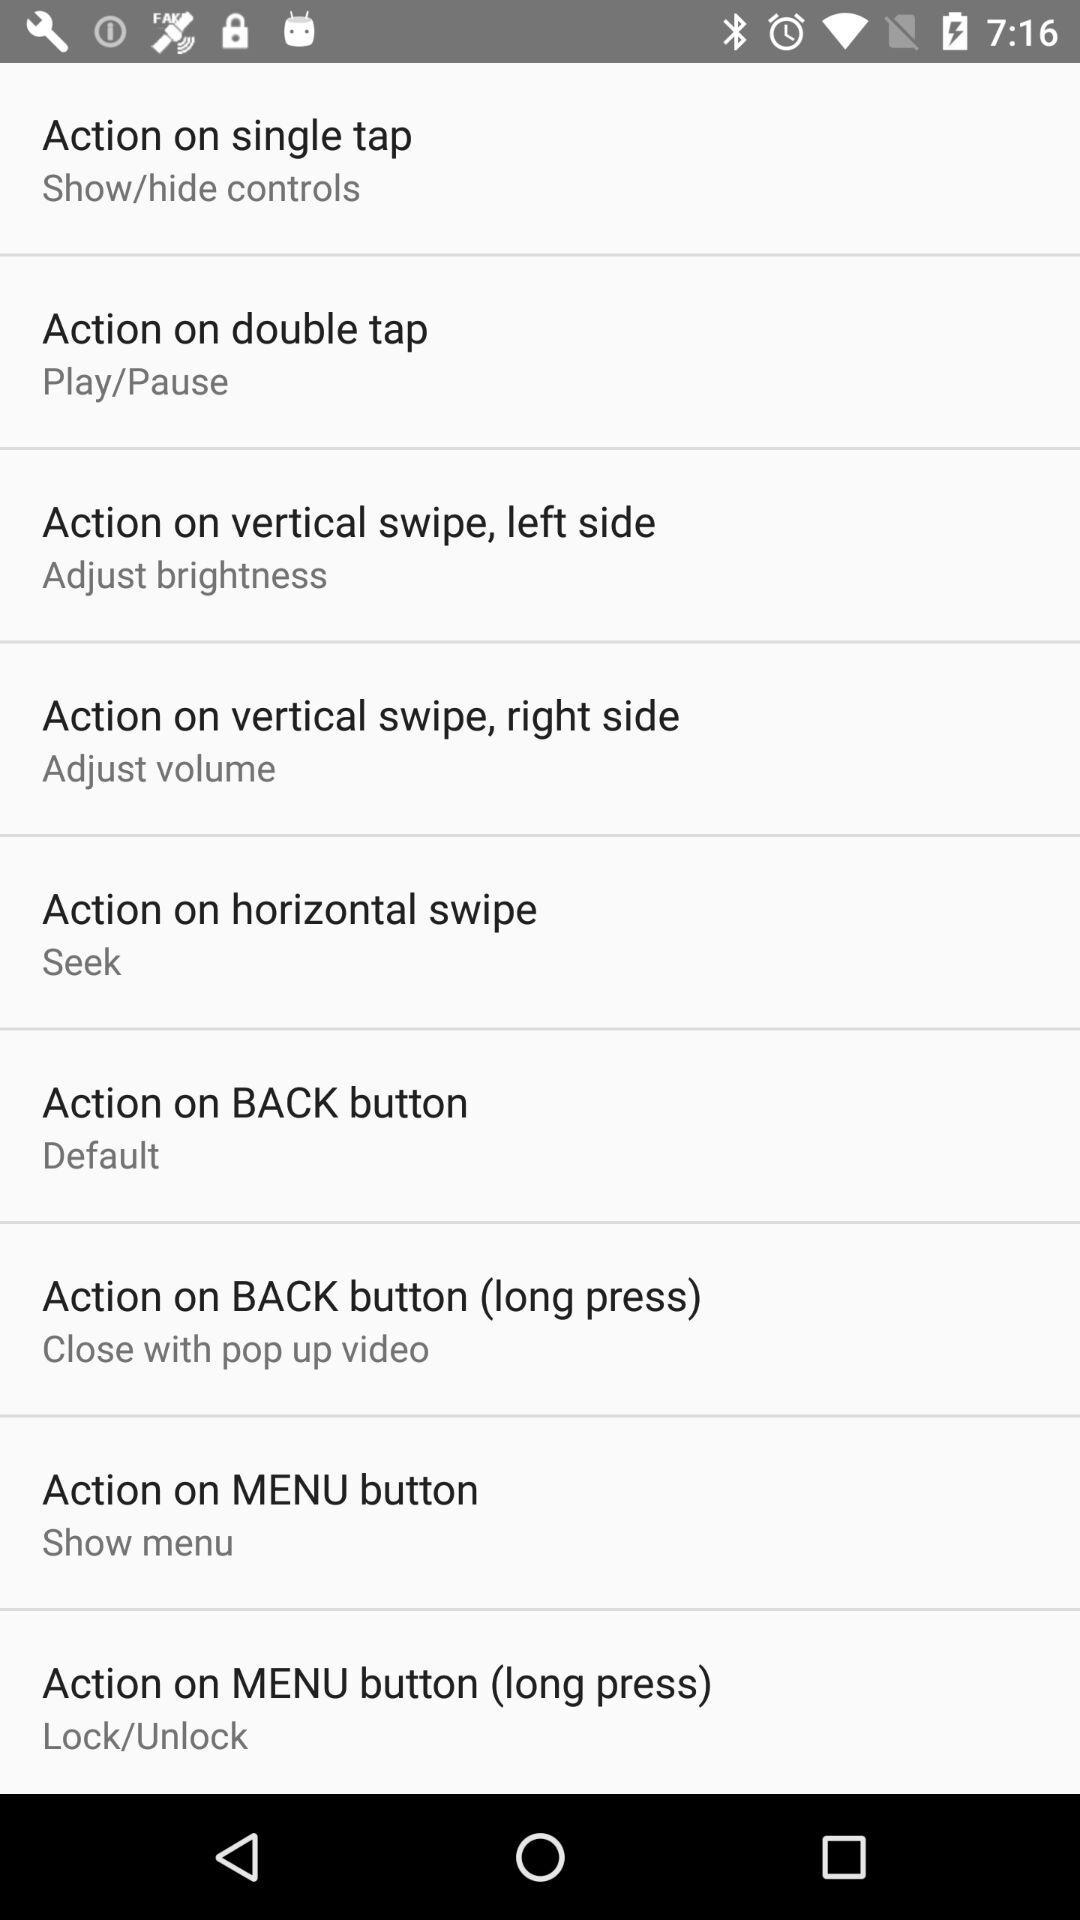  I want to click on the show menu app, so click(137, 1540).